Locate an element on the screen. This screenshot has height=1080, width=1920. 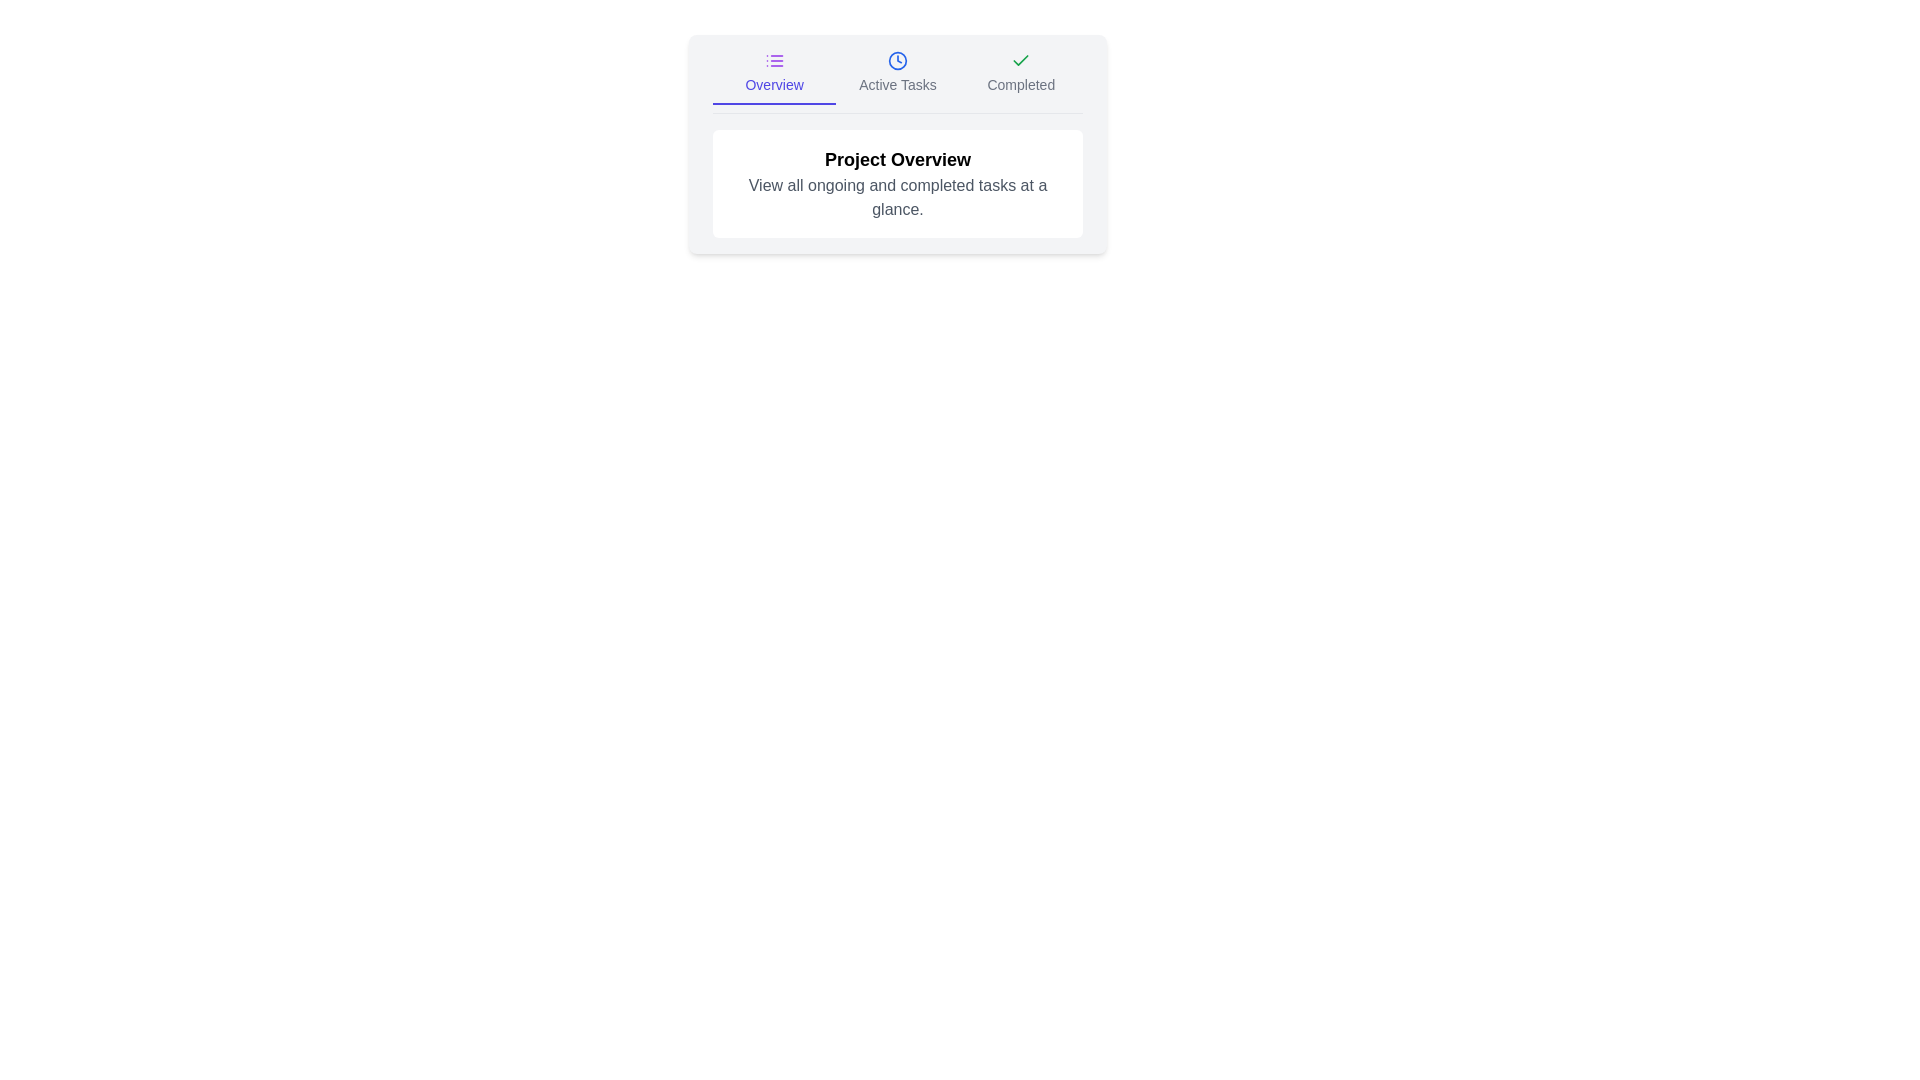
the Completed tab is located at coordinates (1021, 76).